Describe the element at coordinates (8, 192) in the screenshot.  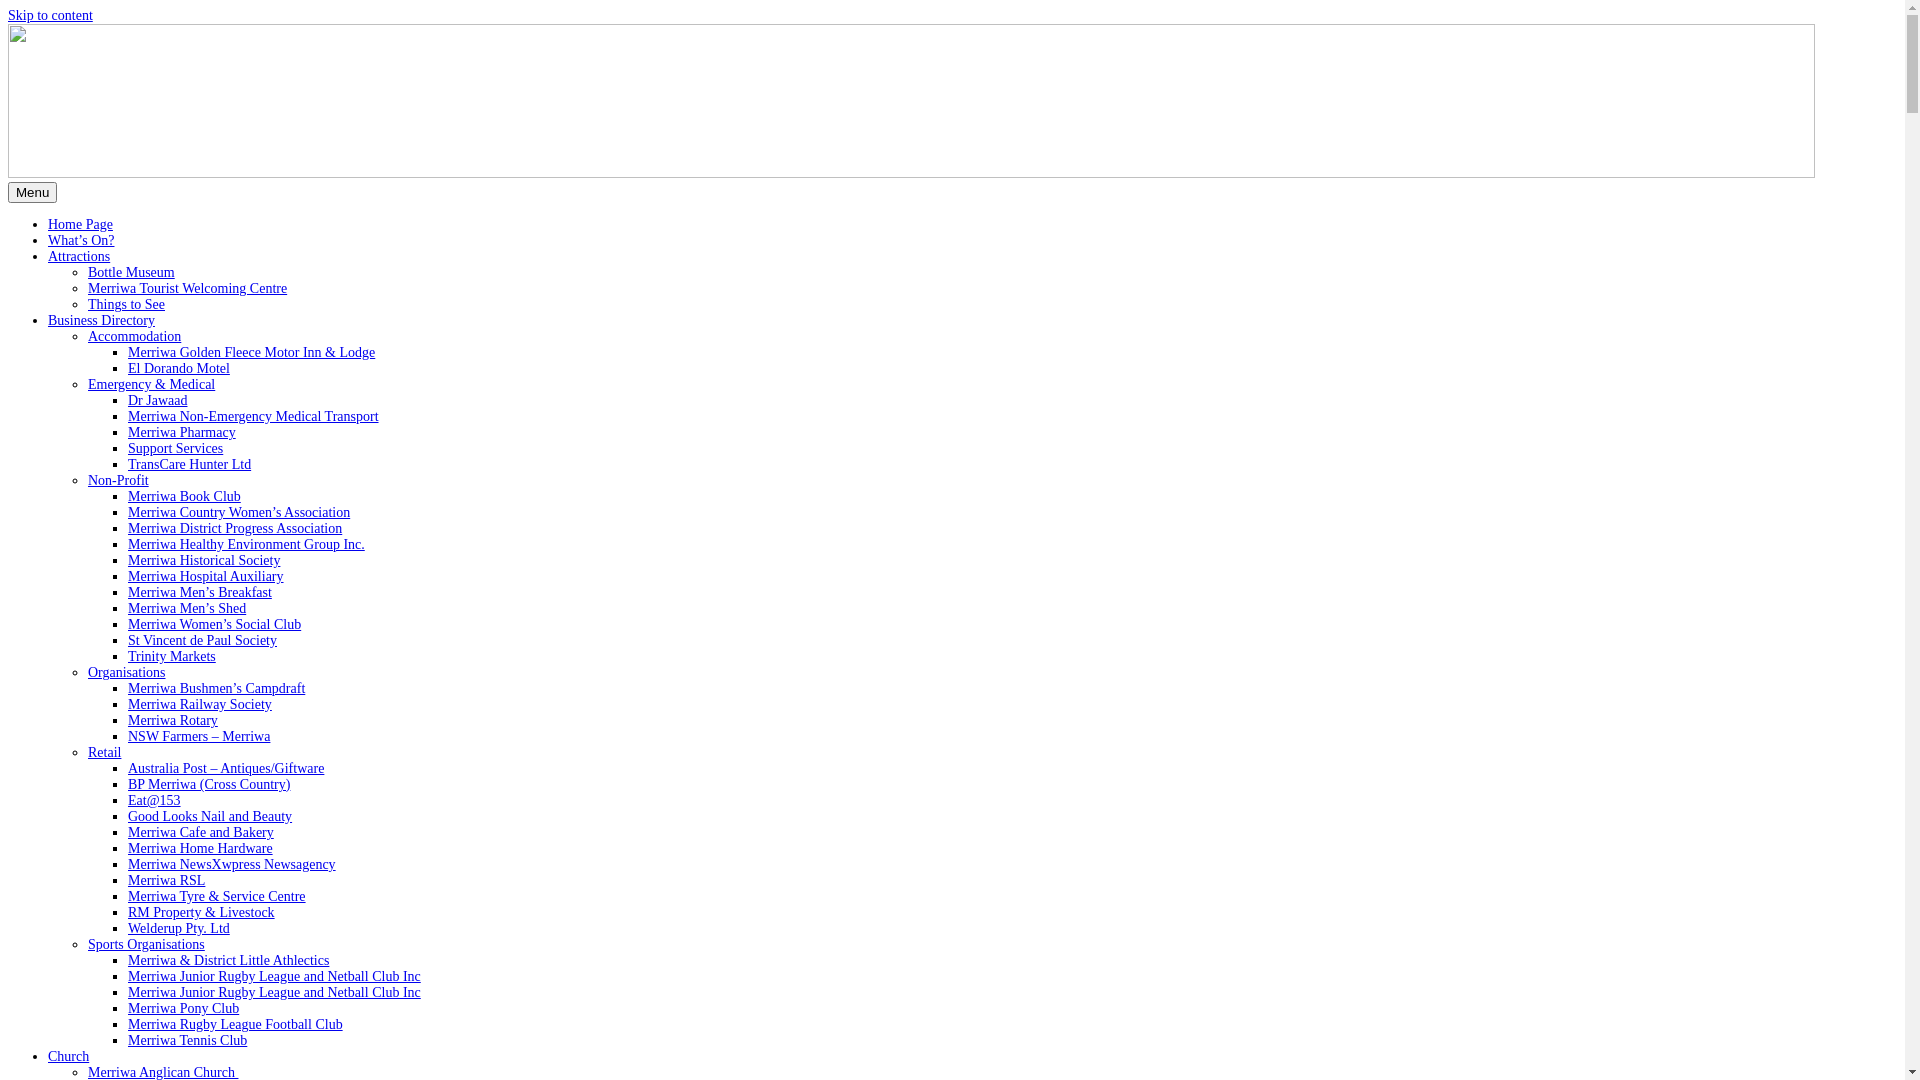
I see `'Menu'` at that location.